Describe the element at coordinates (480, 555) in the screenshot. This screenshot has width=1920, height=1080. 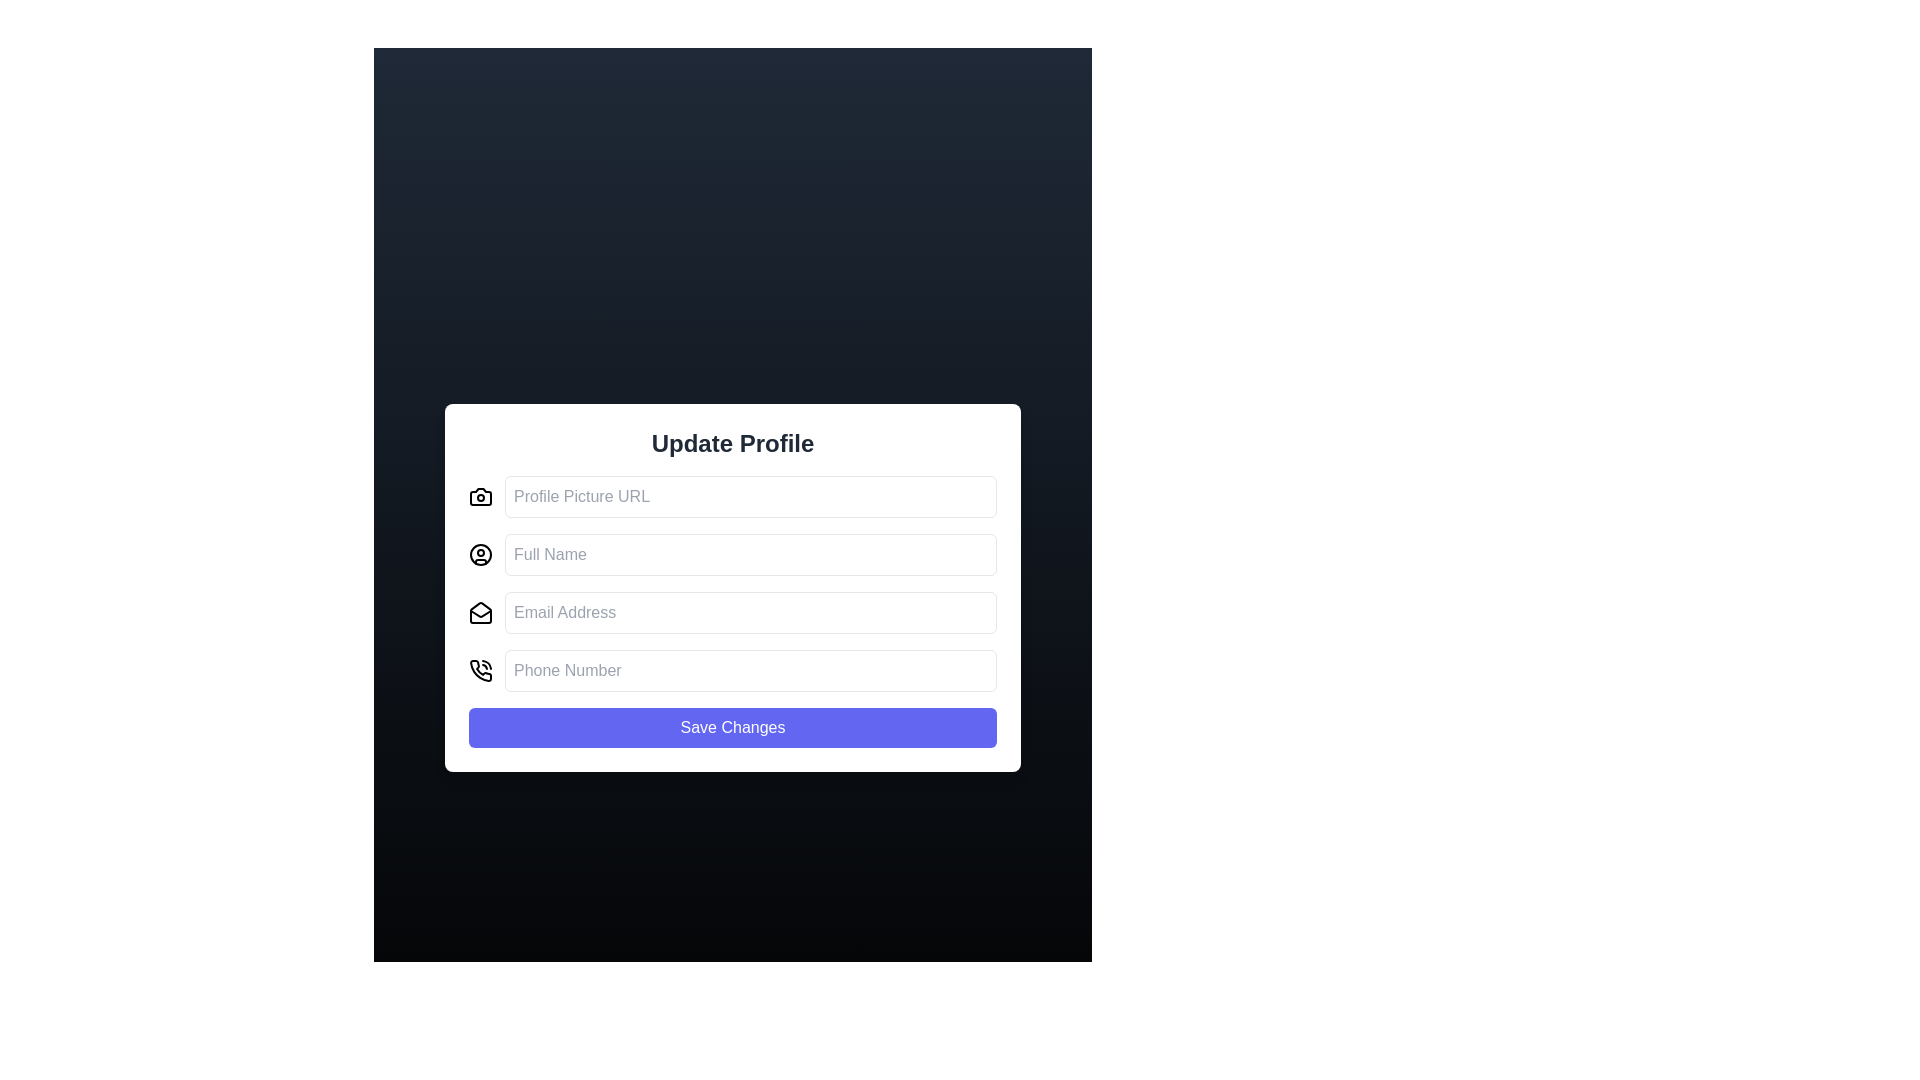
I see `the outermost circular shape of the user profile icon, which is located to the left of the 'Full Name' input field` at that location.